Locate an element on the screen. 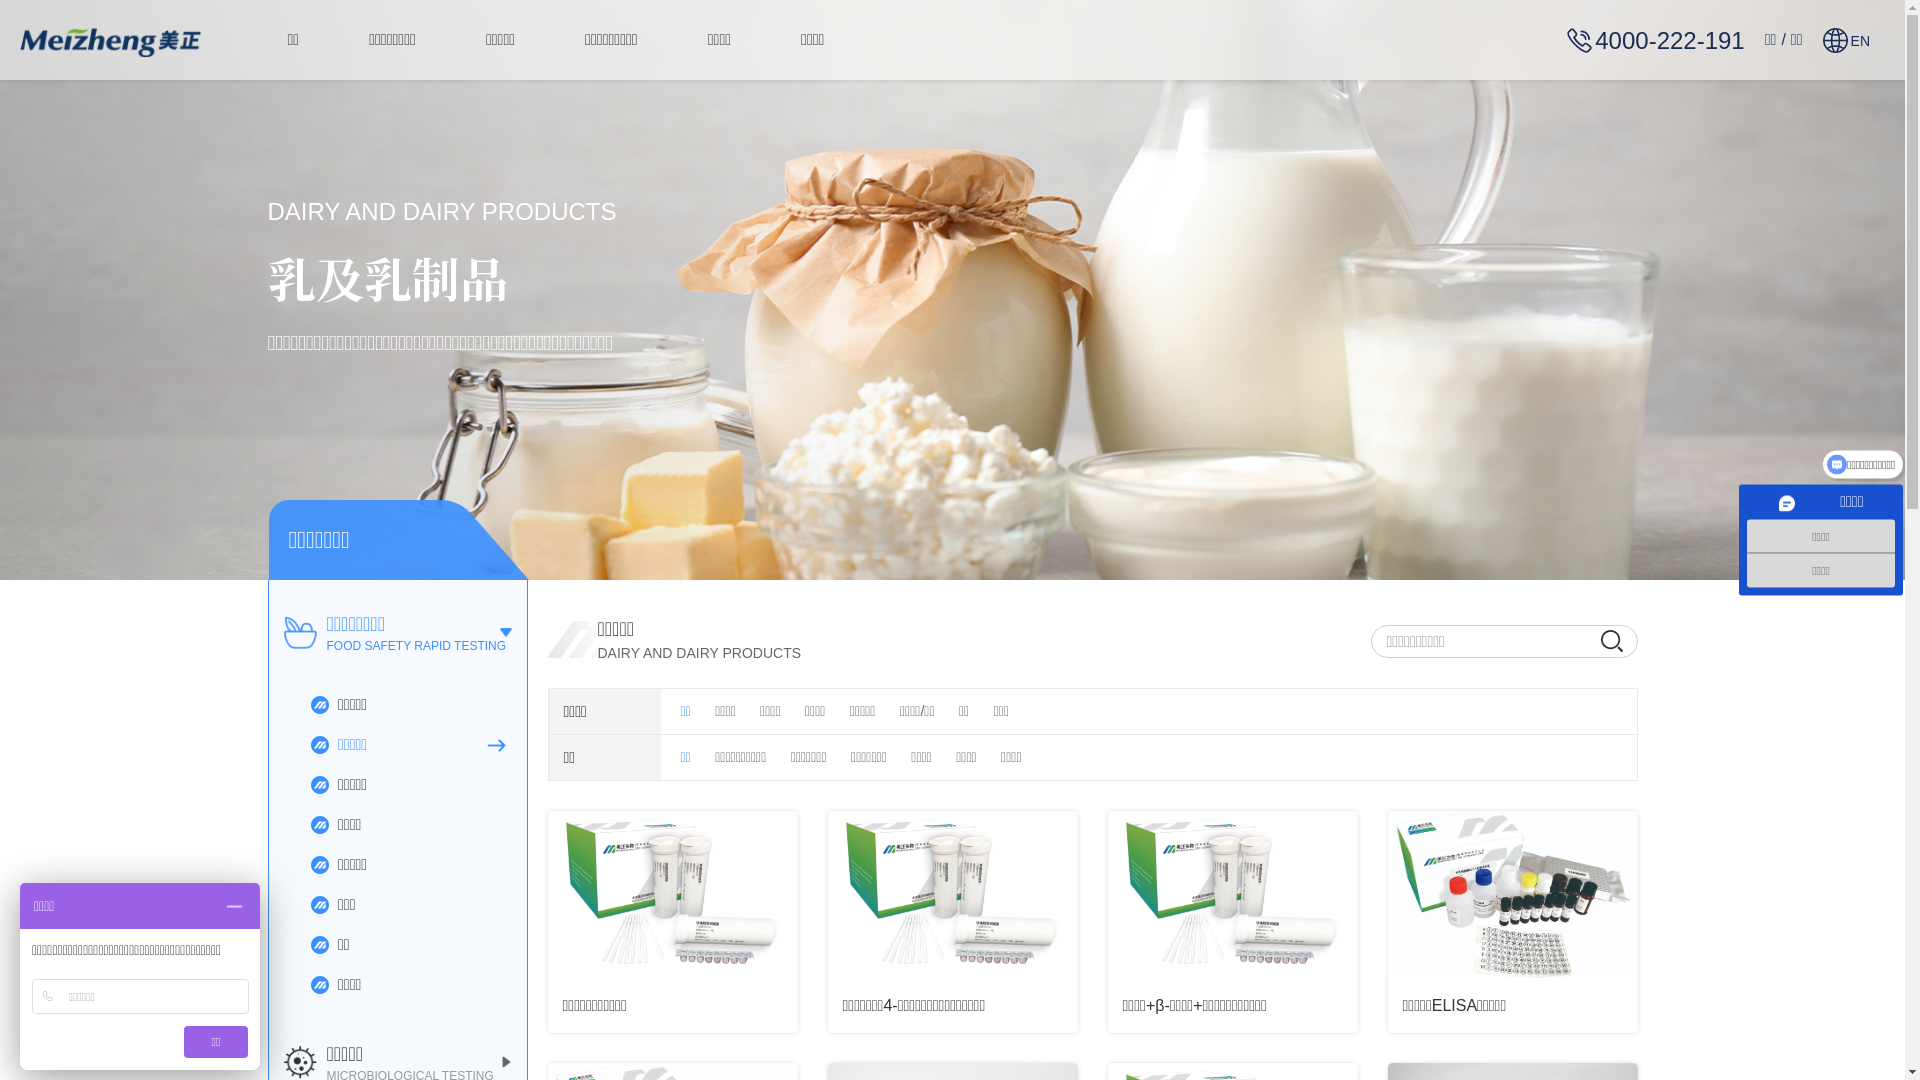 The height and width of the screenshot is (1080, 1920). 'EN' is located at coordinates (1845, 39).